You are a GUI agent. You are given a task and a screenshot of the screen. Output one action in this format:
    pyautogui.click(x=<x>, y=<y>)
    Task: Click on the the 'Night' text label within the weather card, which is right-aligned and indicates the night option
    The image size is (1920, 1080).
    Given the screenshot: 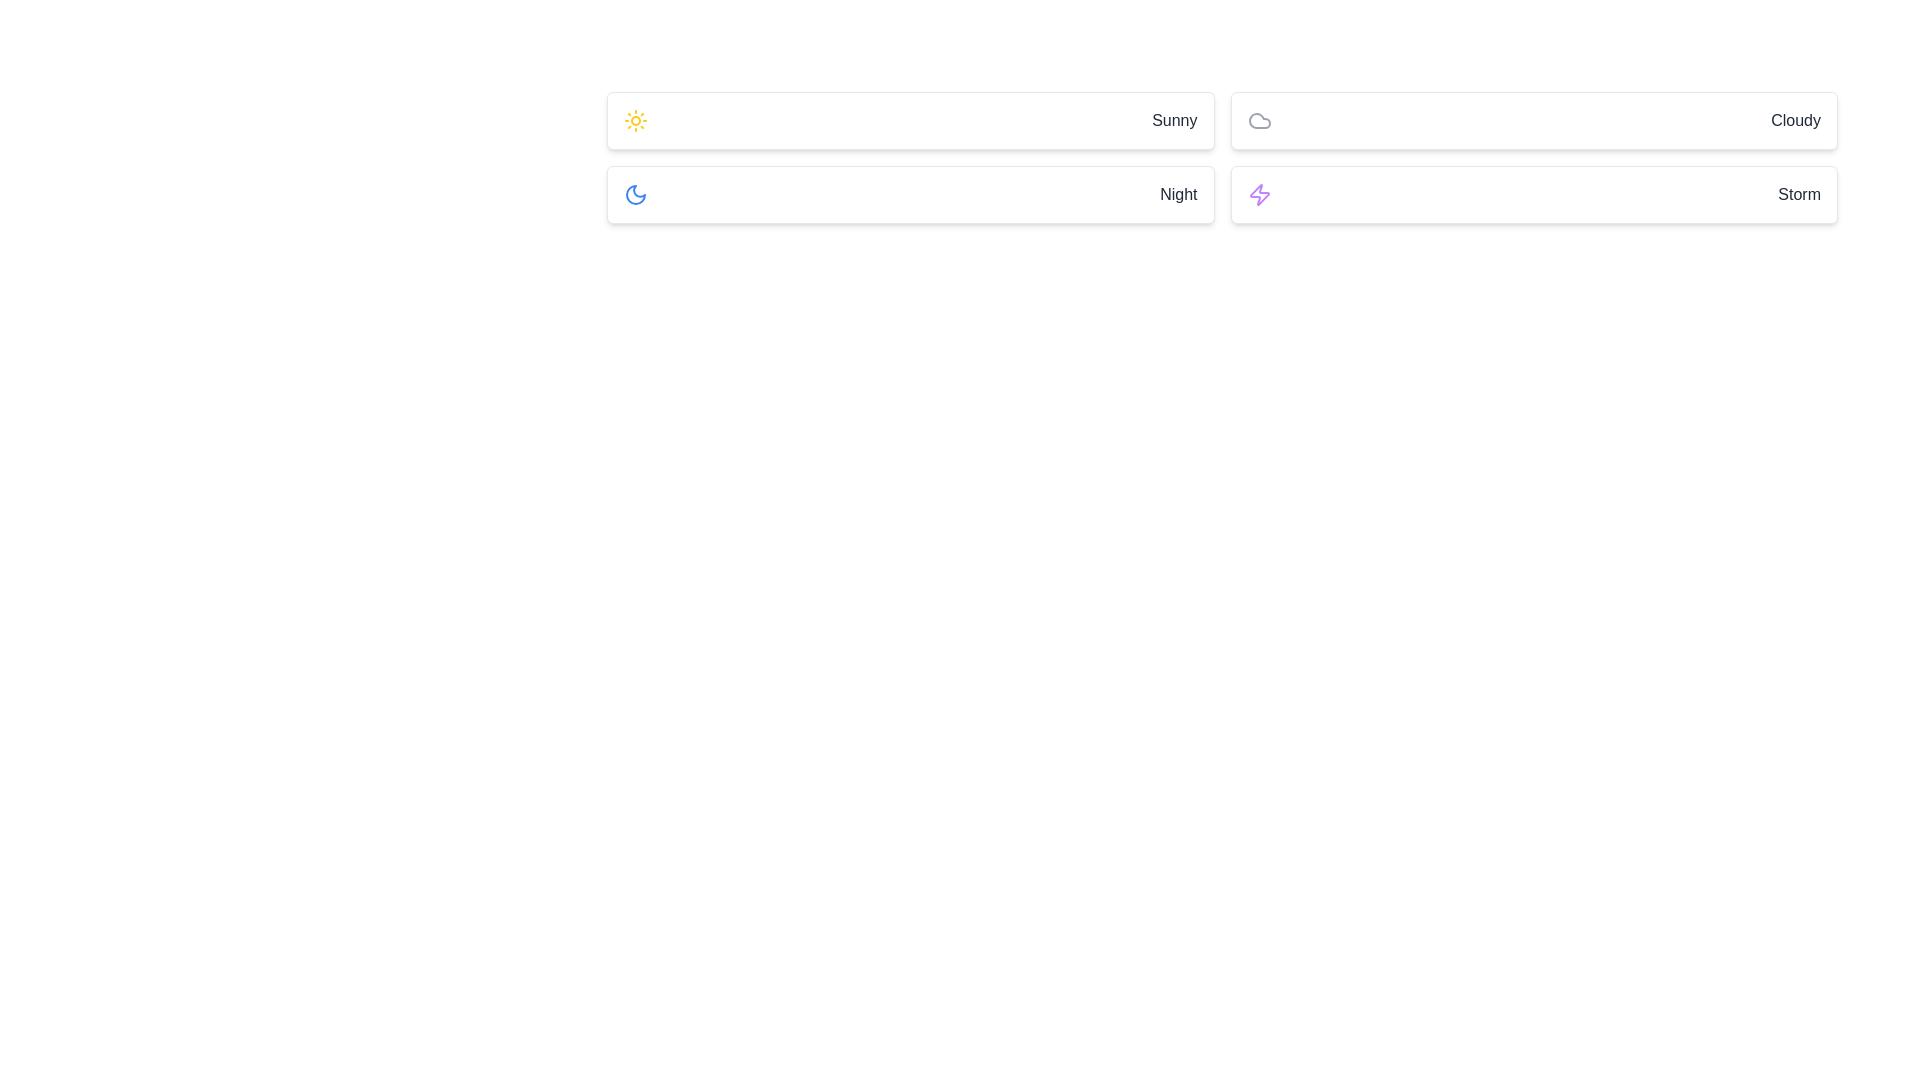 What is the action you would take?
    pyautogui.click(x=1178, y=195)
    